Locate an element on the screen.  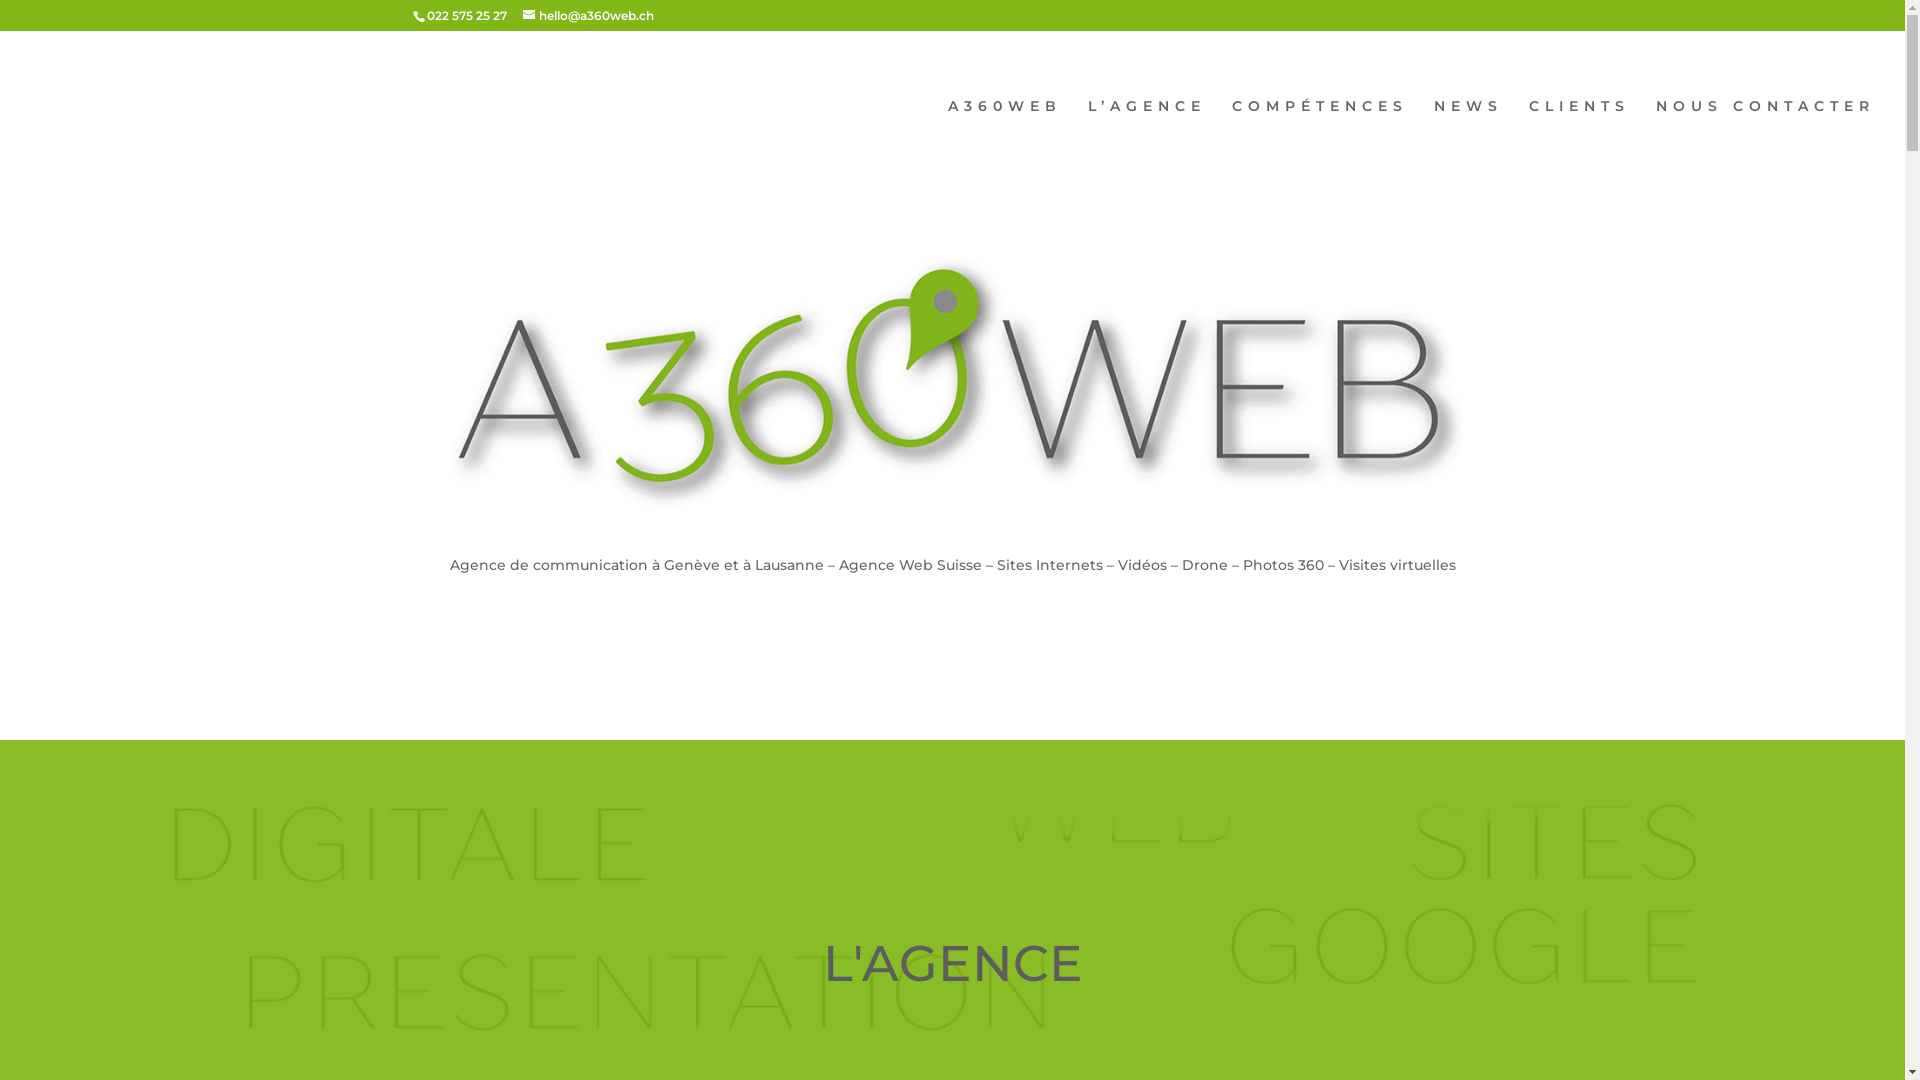
'NEWS' is located at coordinates (1468, 138).